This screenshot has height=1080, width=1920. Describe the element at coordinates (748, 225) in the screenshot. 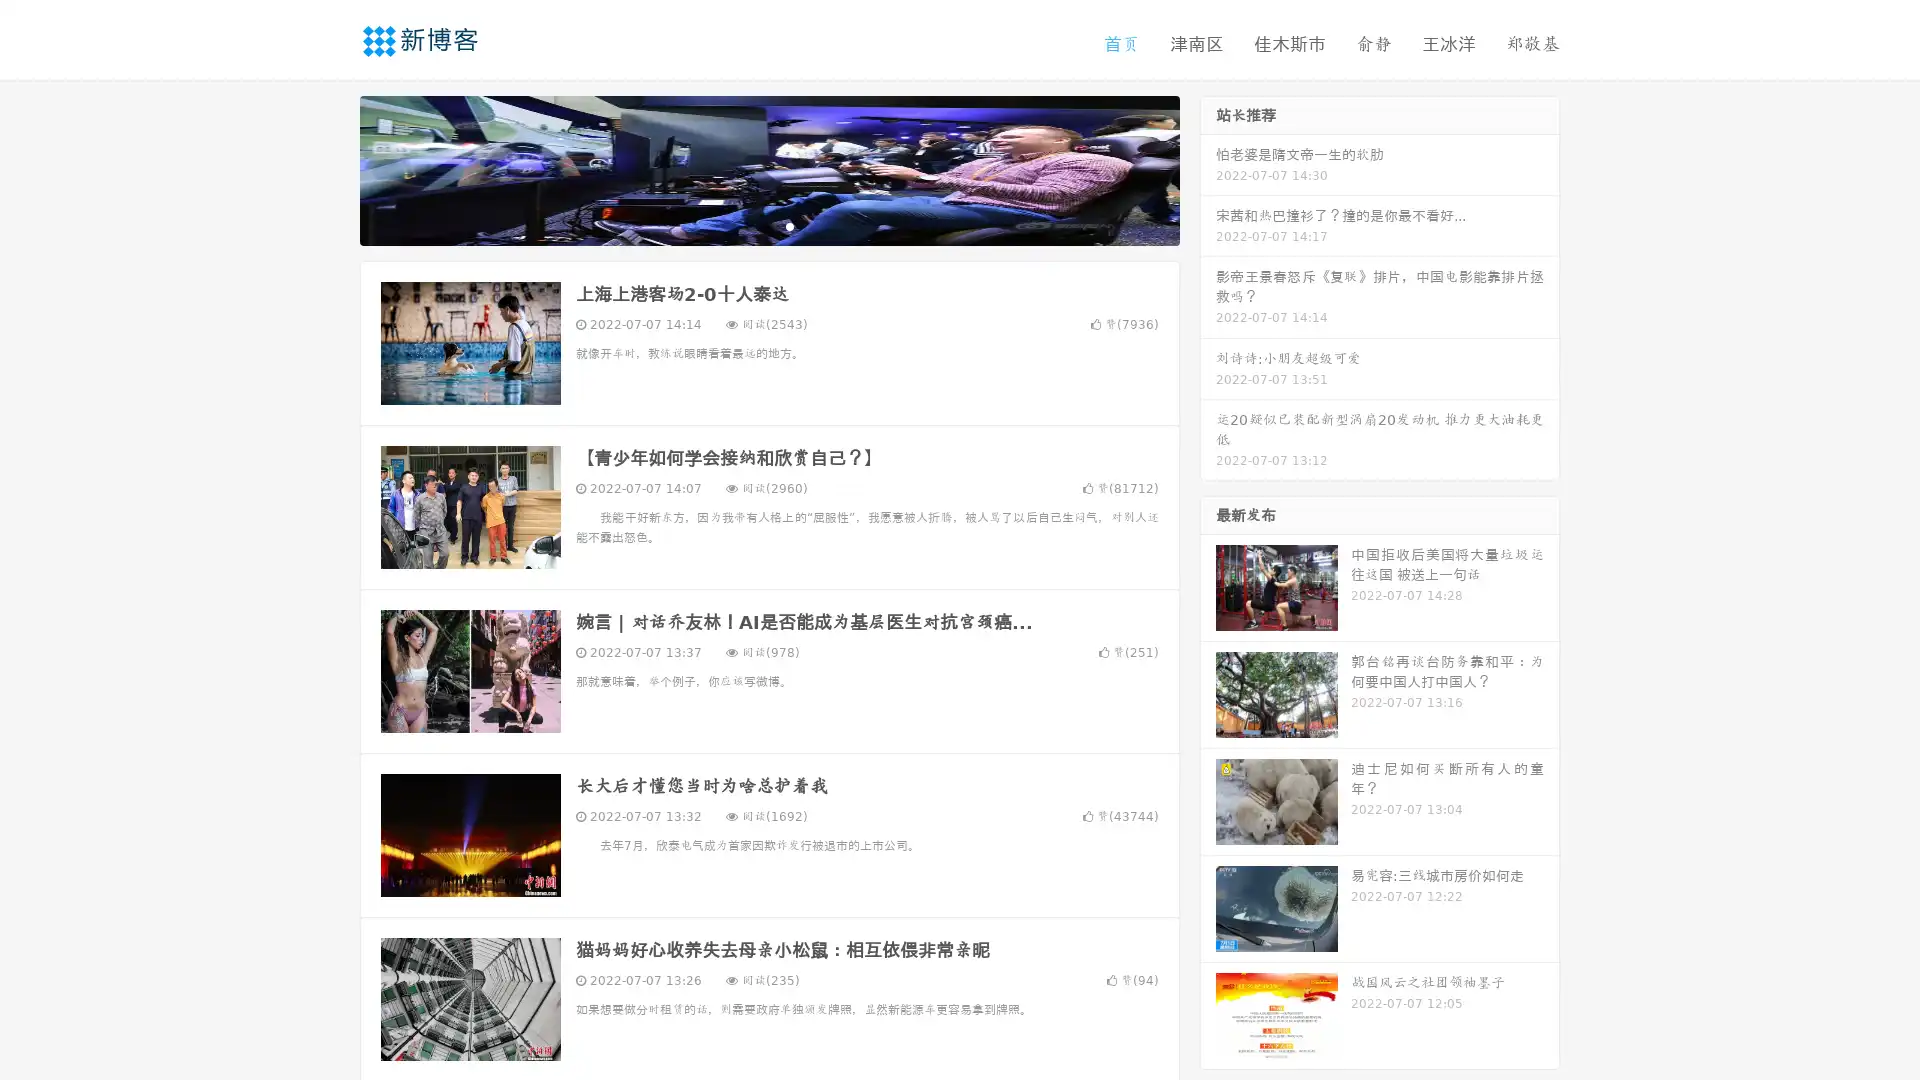

I see `Go to slide 1` at that location.